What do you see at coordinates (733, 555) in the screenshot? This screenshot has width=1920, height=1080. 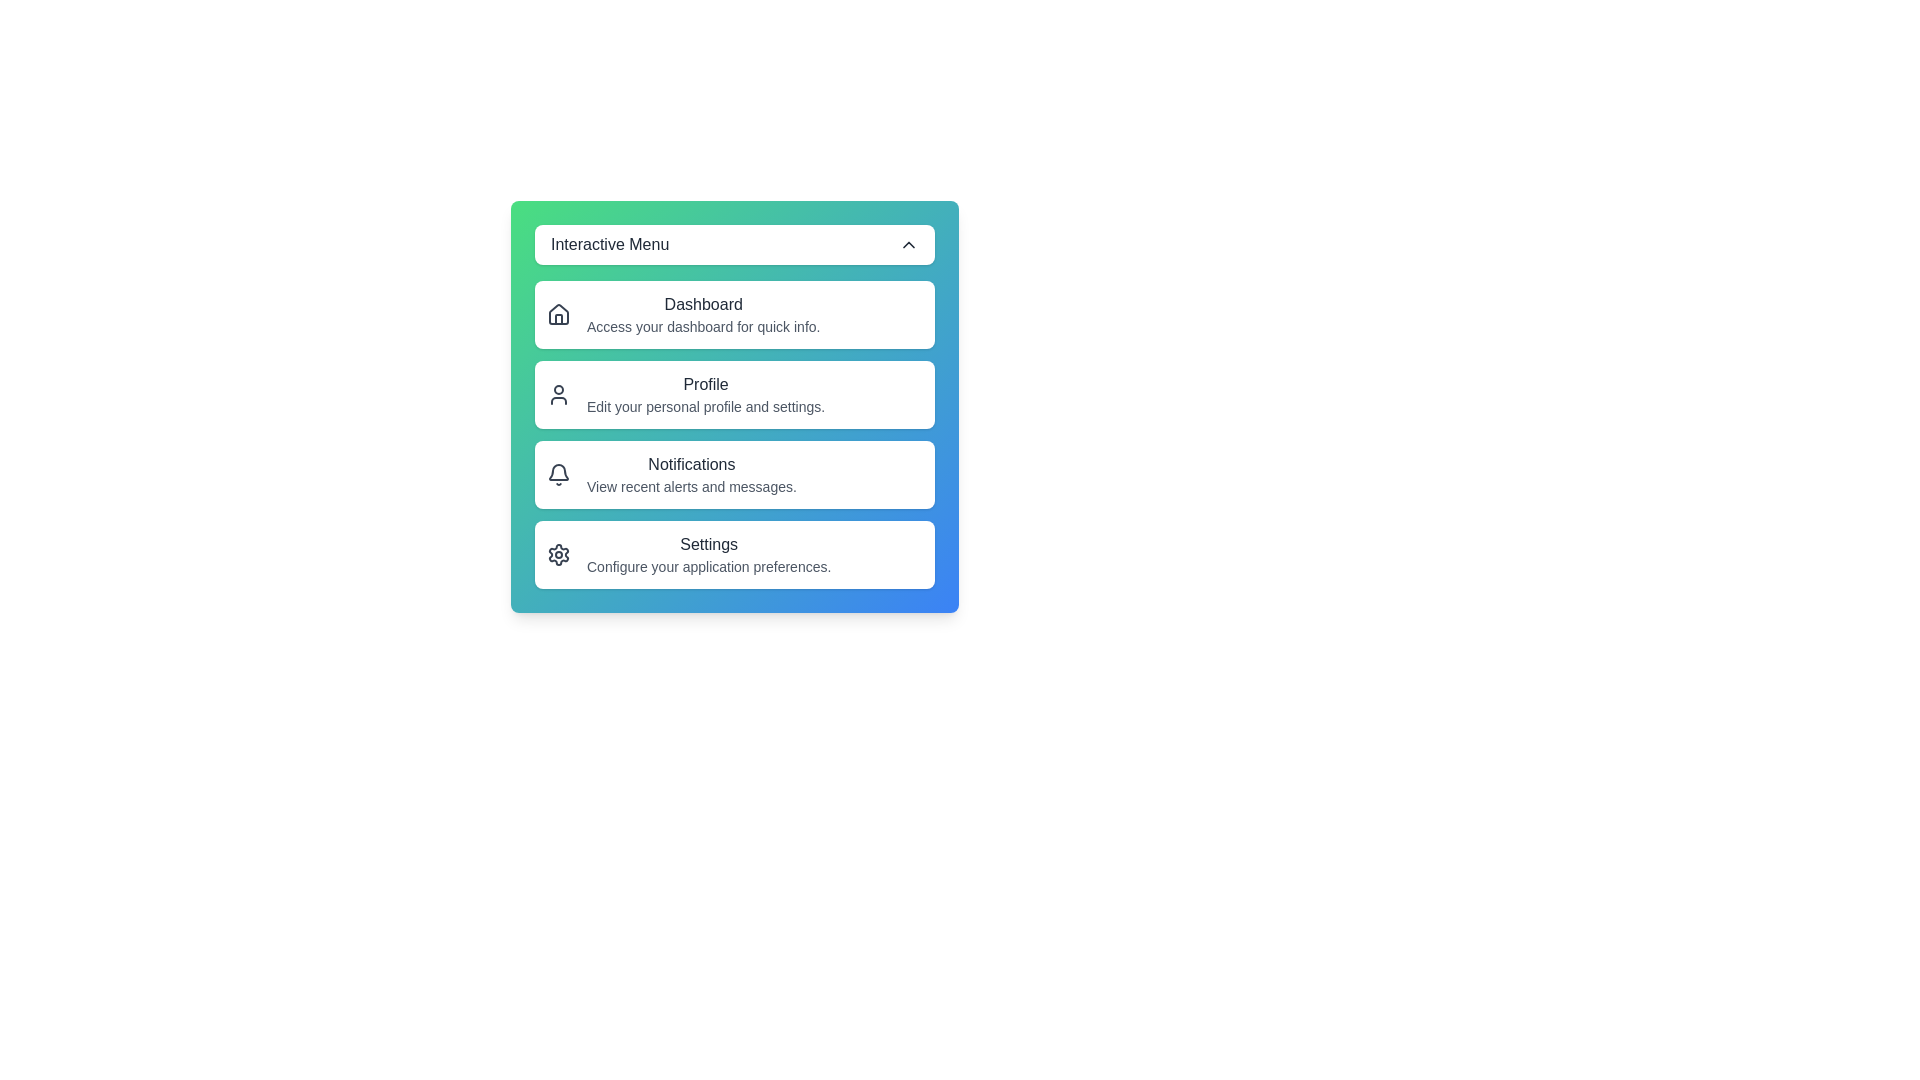 I see `the menu item Settings to view its details` at bounding box center [733, 555].